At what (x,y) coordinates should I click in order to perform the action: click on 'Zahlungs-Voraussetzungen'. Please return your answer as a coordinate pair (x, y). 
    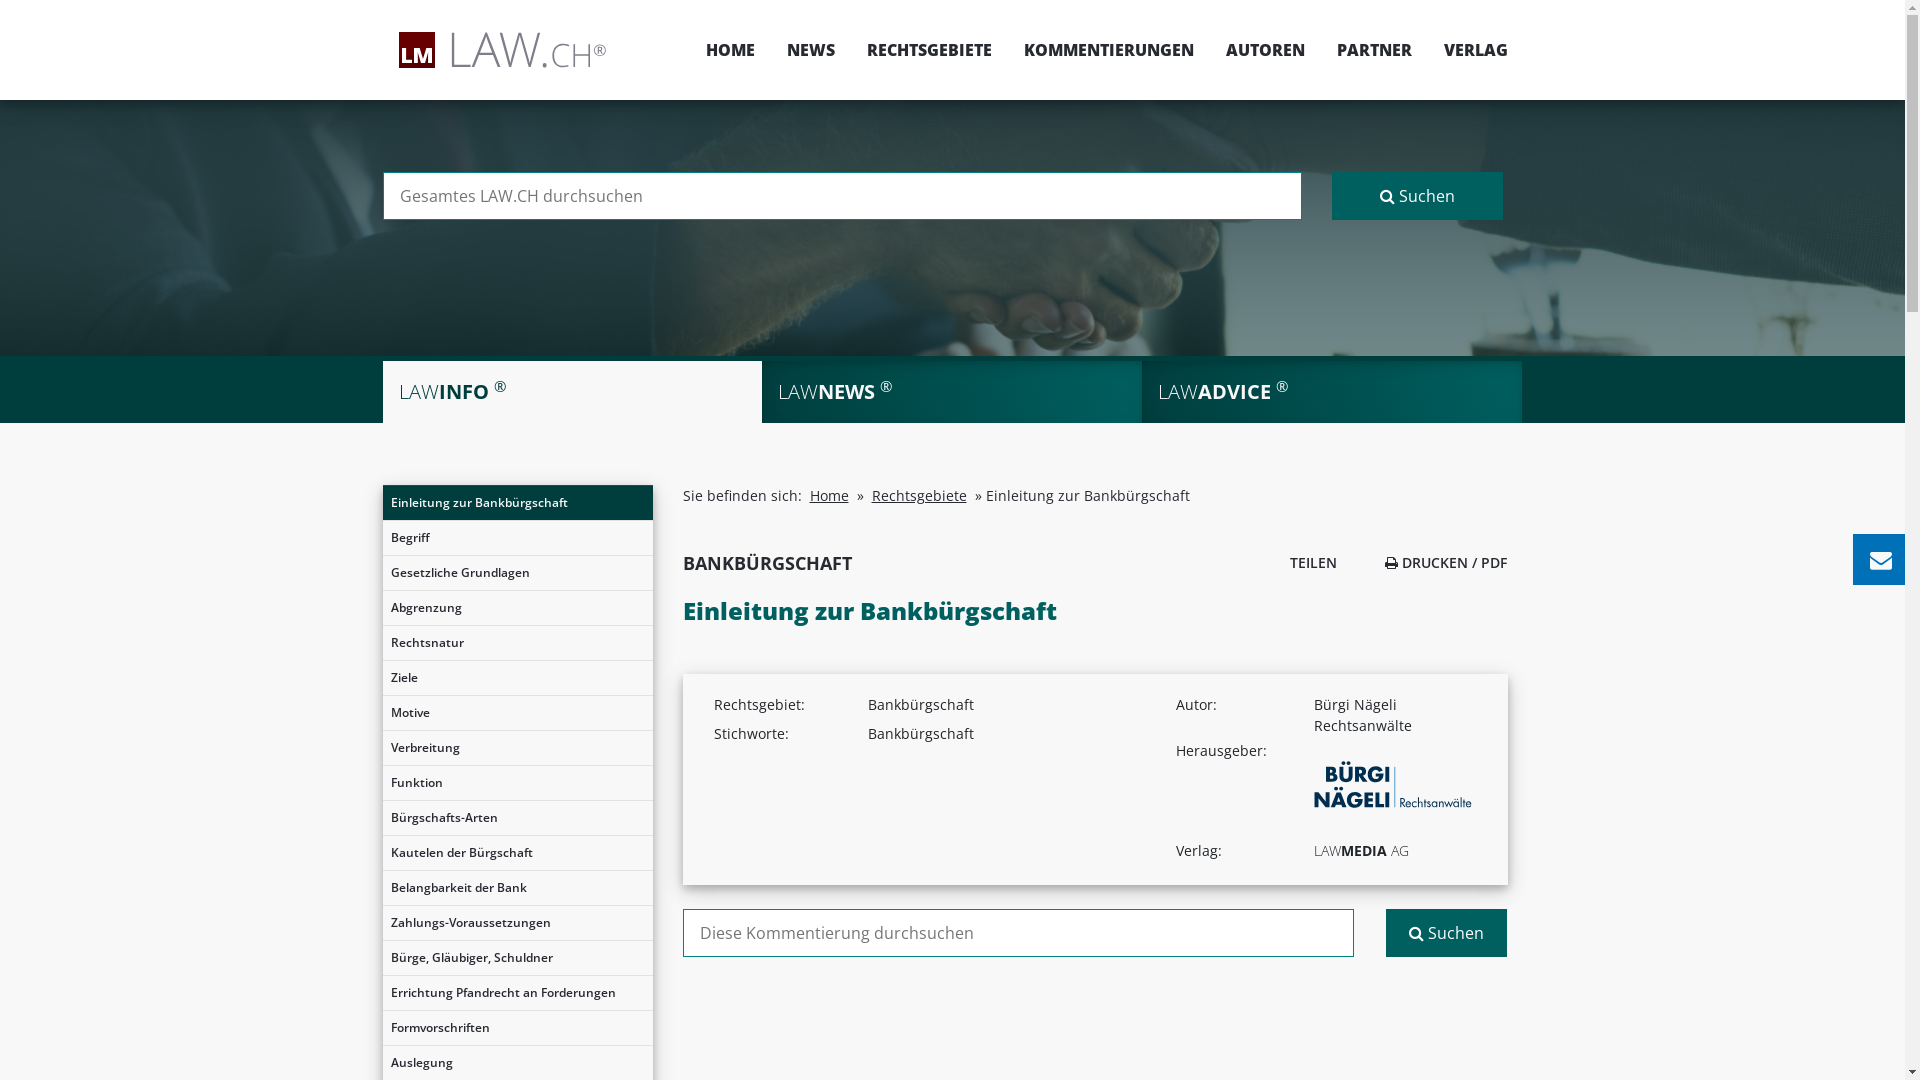
    Looking at the image, I should click on (517, 922).